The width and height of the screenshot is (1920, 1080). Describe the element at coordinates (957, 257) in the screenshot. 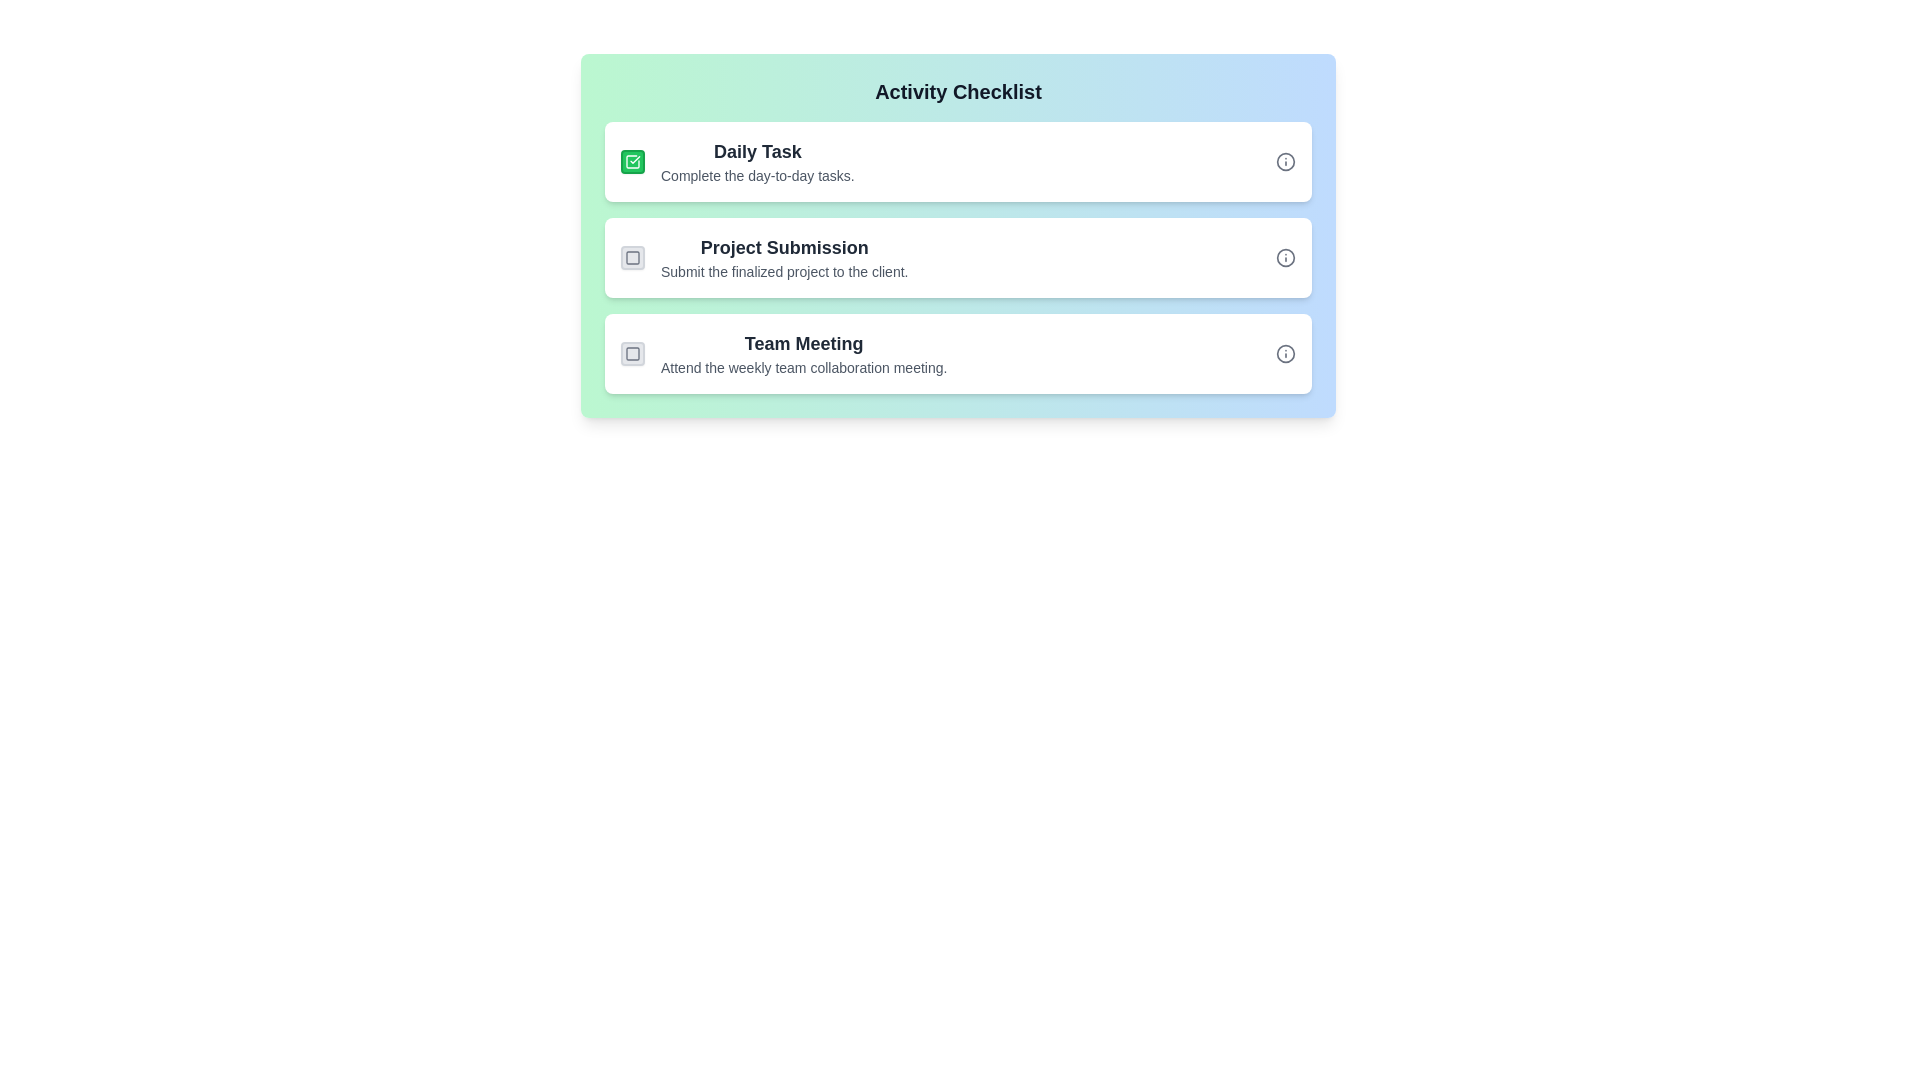

I see `the 'Project Submission' checklist item` at that location.